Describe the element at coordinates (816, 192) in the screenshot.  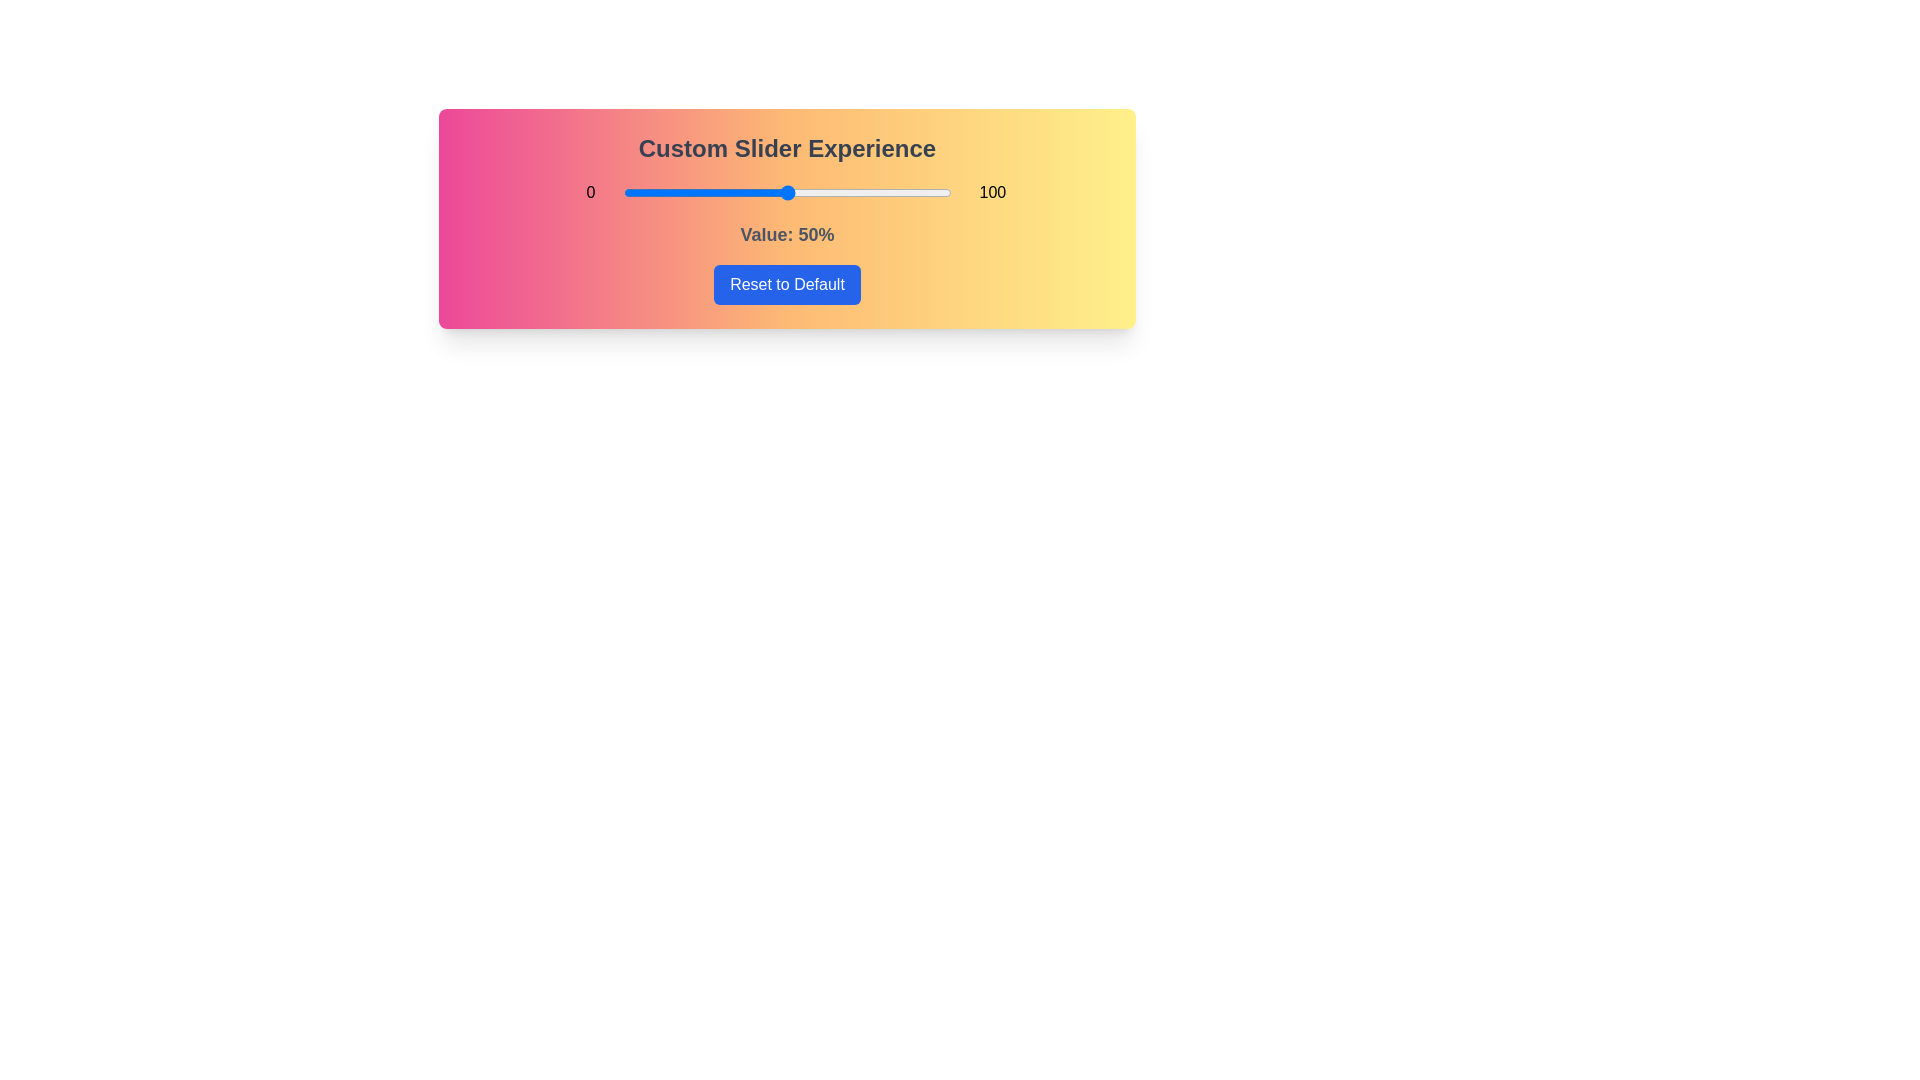
I see `the slider to 59% to explore the gradient background` at that location.